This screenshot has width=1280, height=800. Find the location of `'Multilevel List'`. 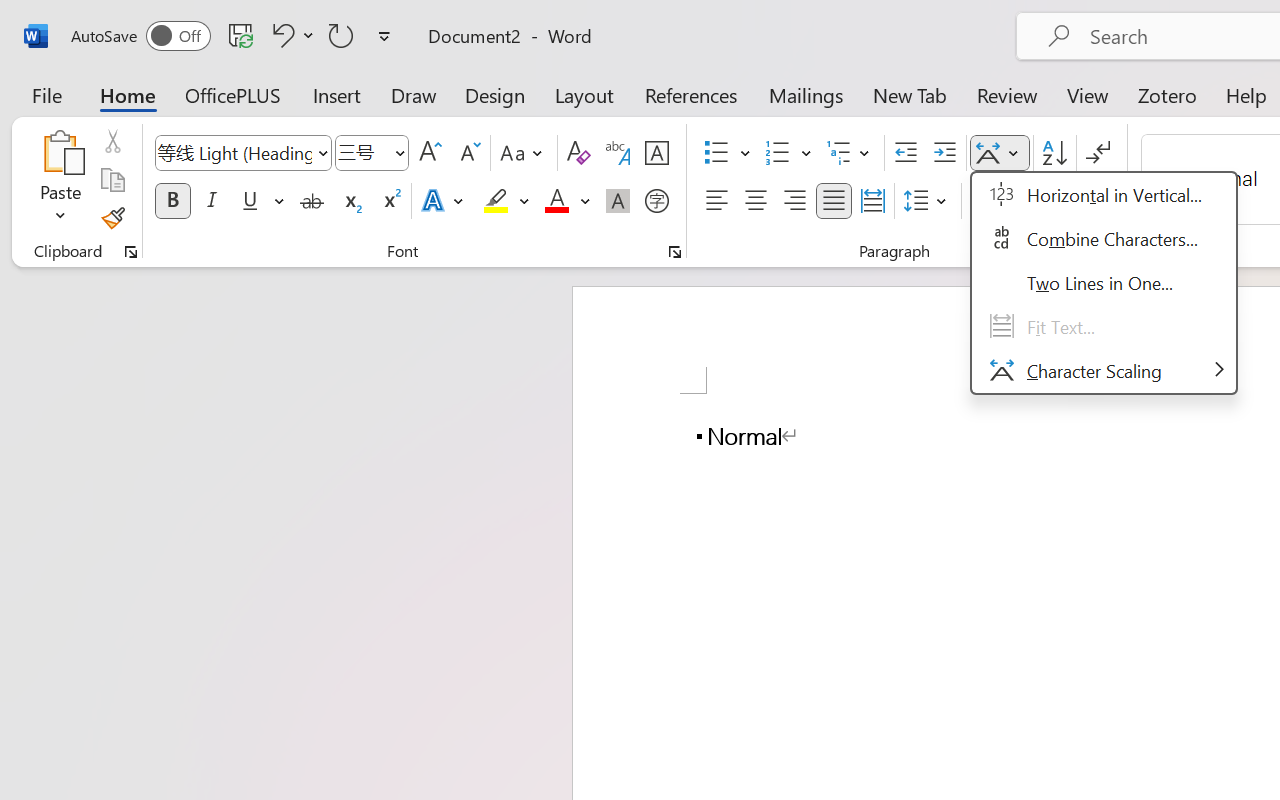

'Multilevel List' is located at coordinates (850, 153).